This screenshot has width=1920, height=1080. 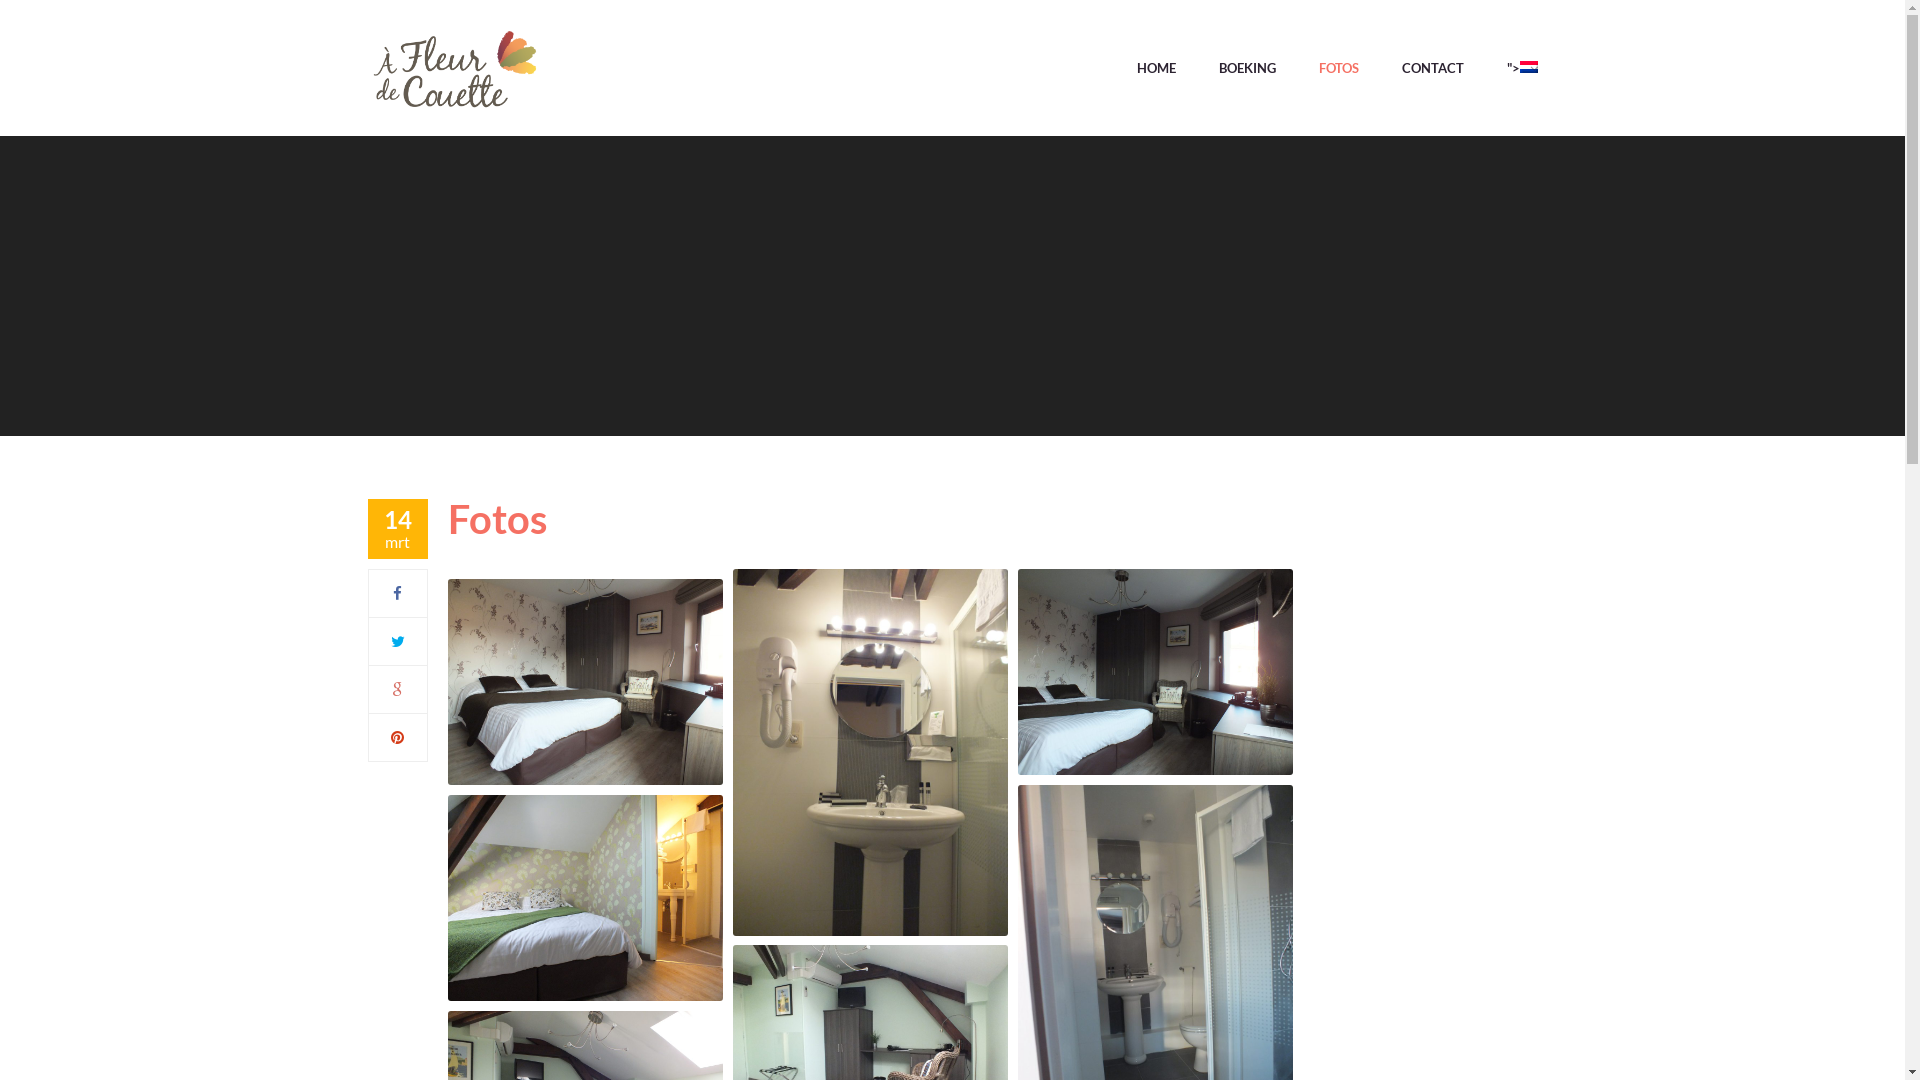 I want to click on 'afleurdecouette - ', so click(x=454, y=72).